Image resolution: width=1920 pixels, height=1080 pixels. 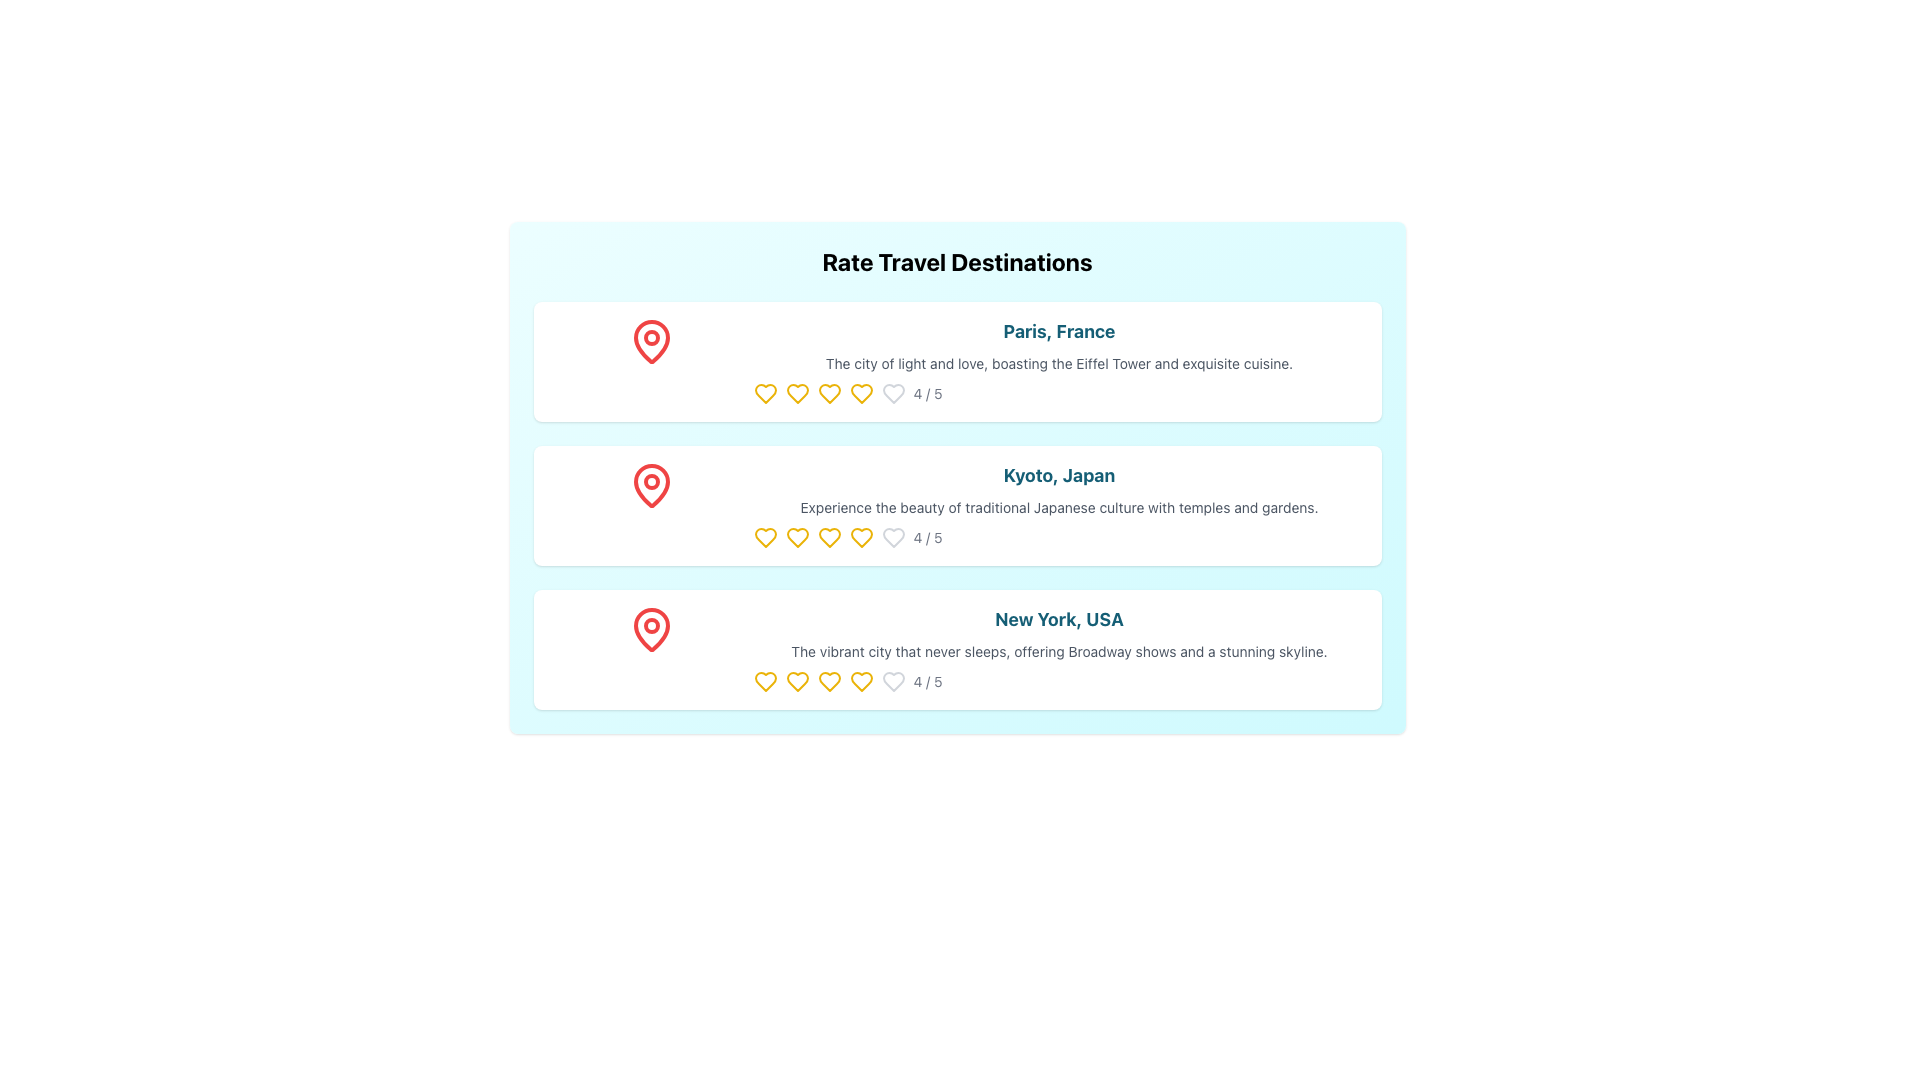 I want to click on the fifth heart icon in the horizontal rating row under the 'Kyoto, Japan' section to interact with the rating, so click(x=829, y=536).